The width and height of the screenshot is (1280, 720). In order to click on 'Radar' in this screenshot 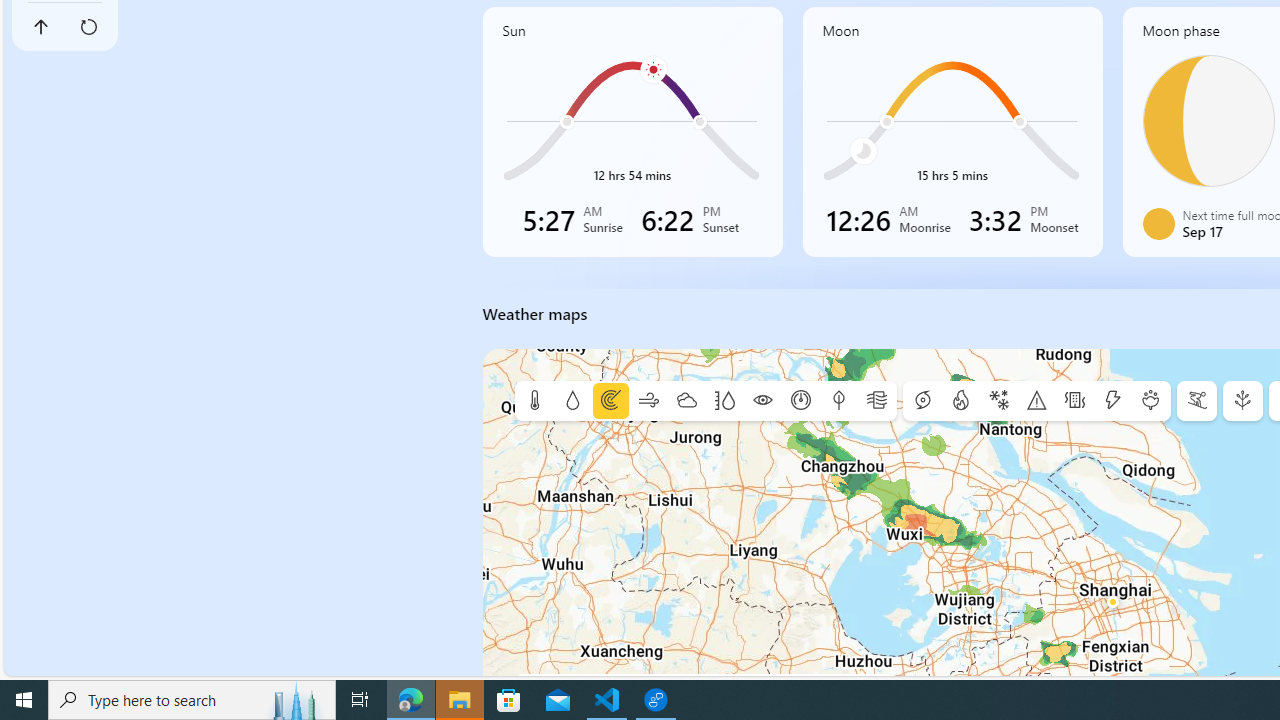, I will do `click(608, 401)`.